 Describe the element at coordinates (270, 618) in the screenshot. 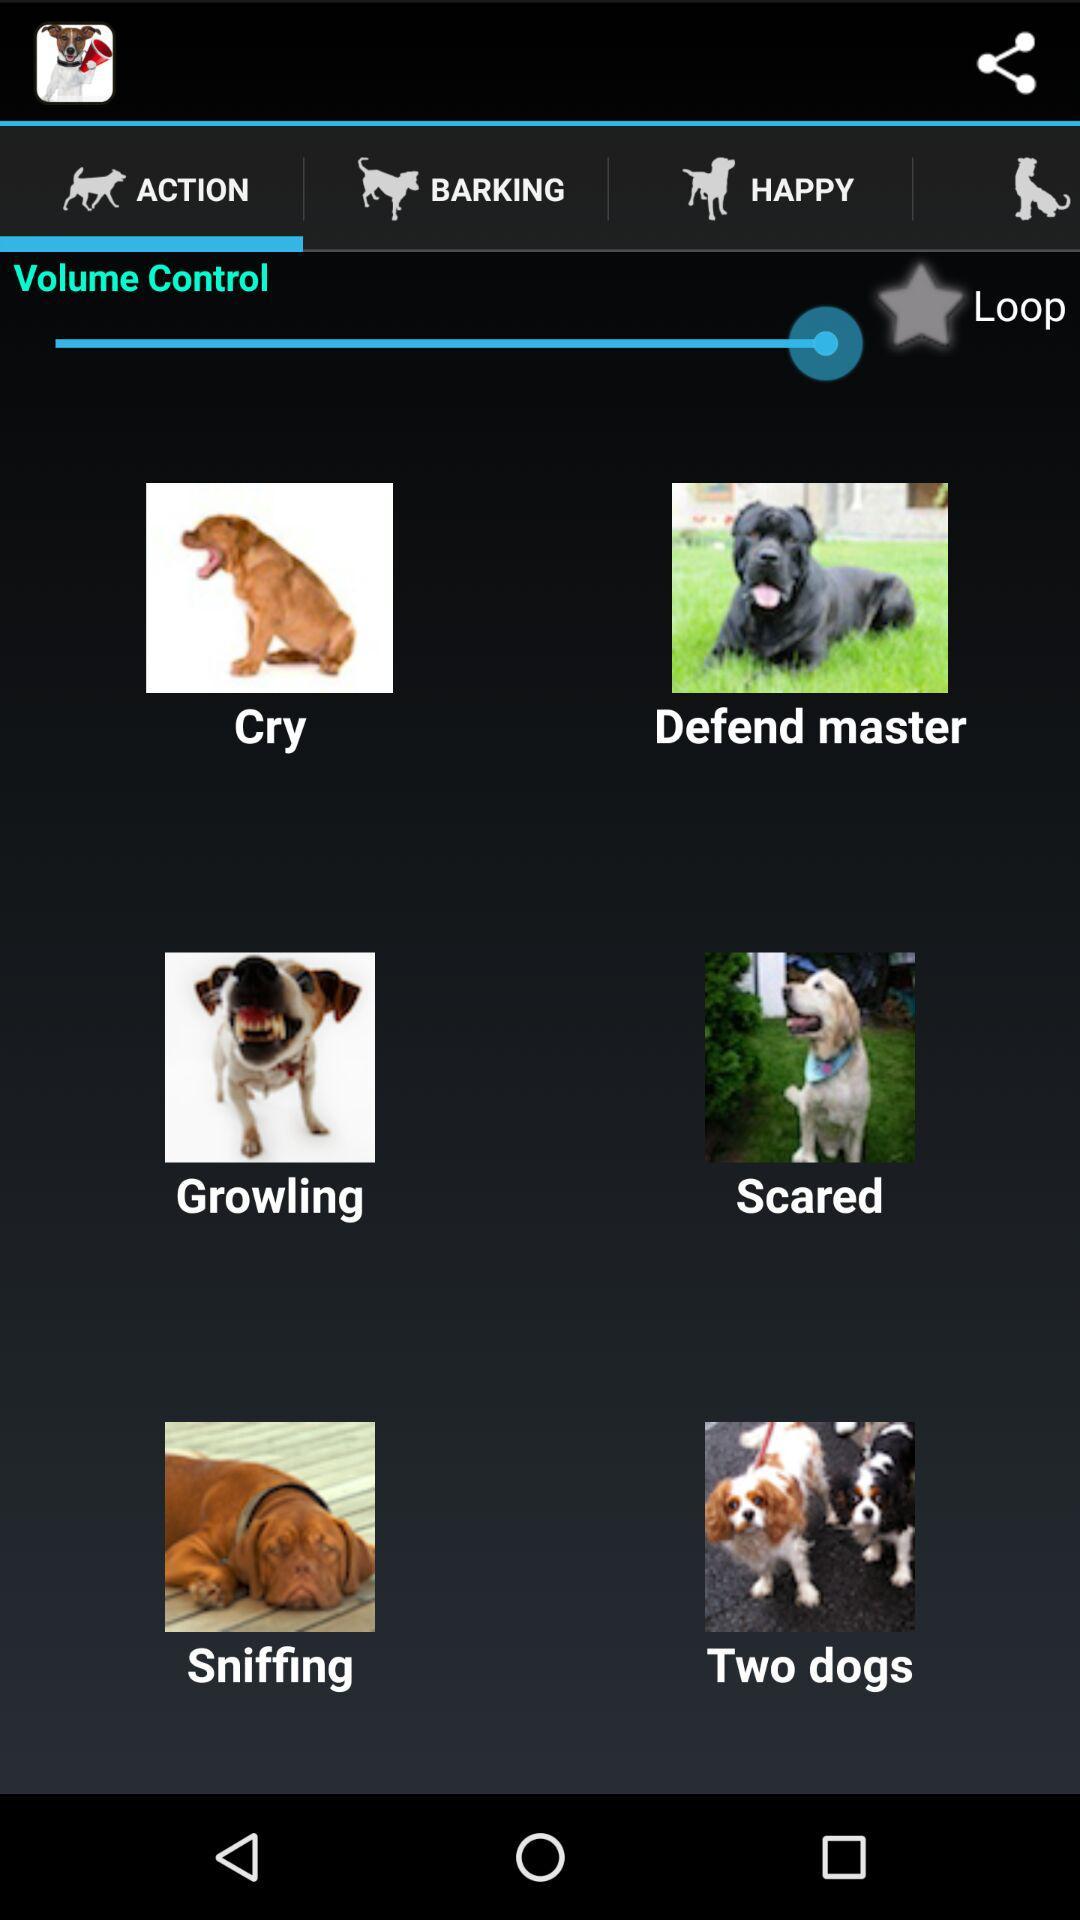

I see `the cry icon` at that location.